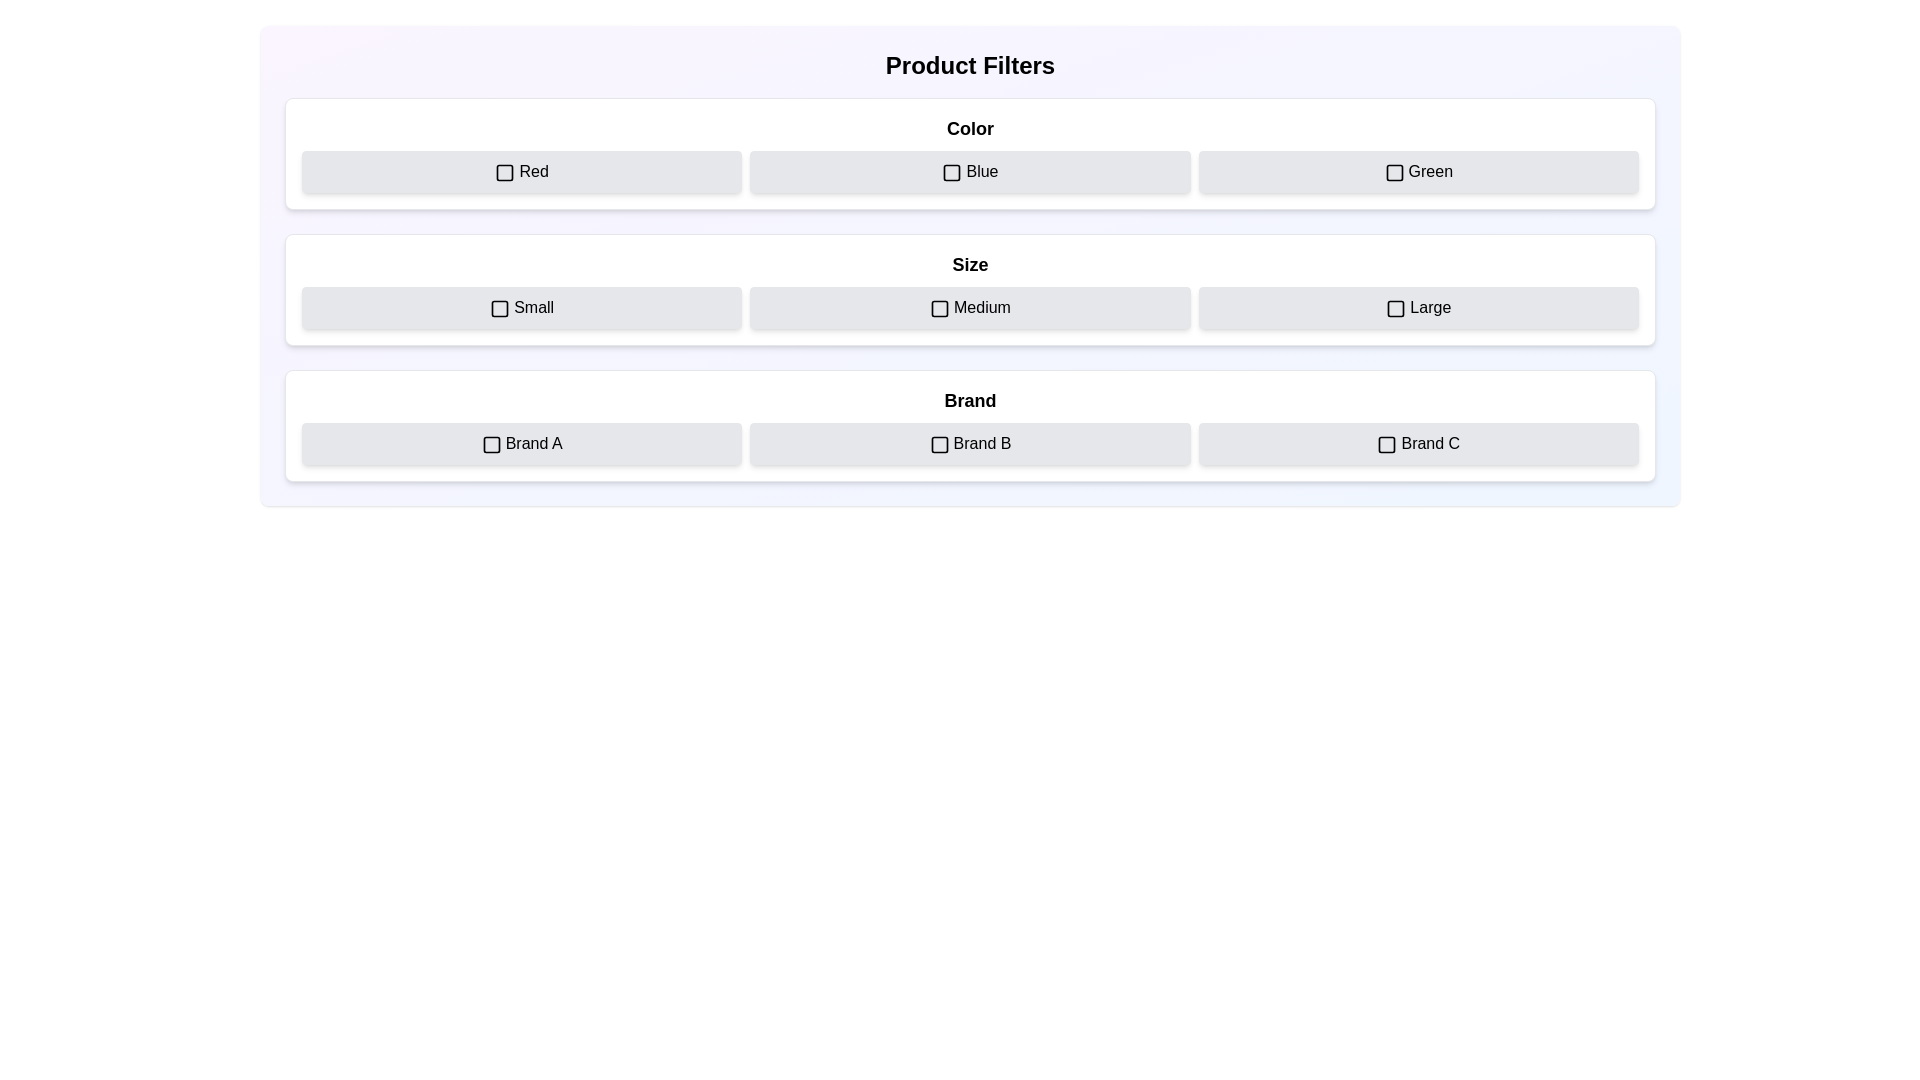 This screenshot has height=1080, width=1920. What do you see at coordinates (938, 443) in the screenshot?
I see `the Checkbox graphical indicator for the Brand B filter, which is part of a row of brand filters at the bottom of the filter panel` at bounding box center [938, 443].